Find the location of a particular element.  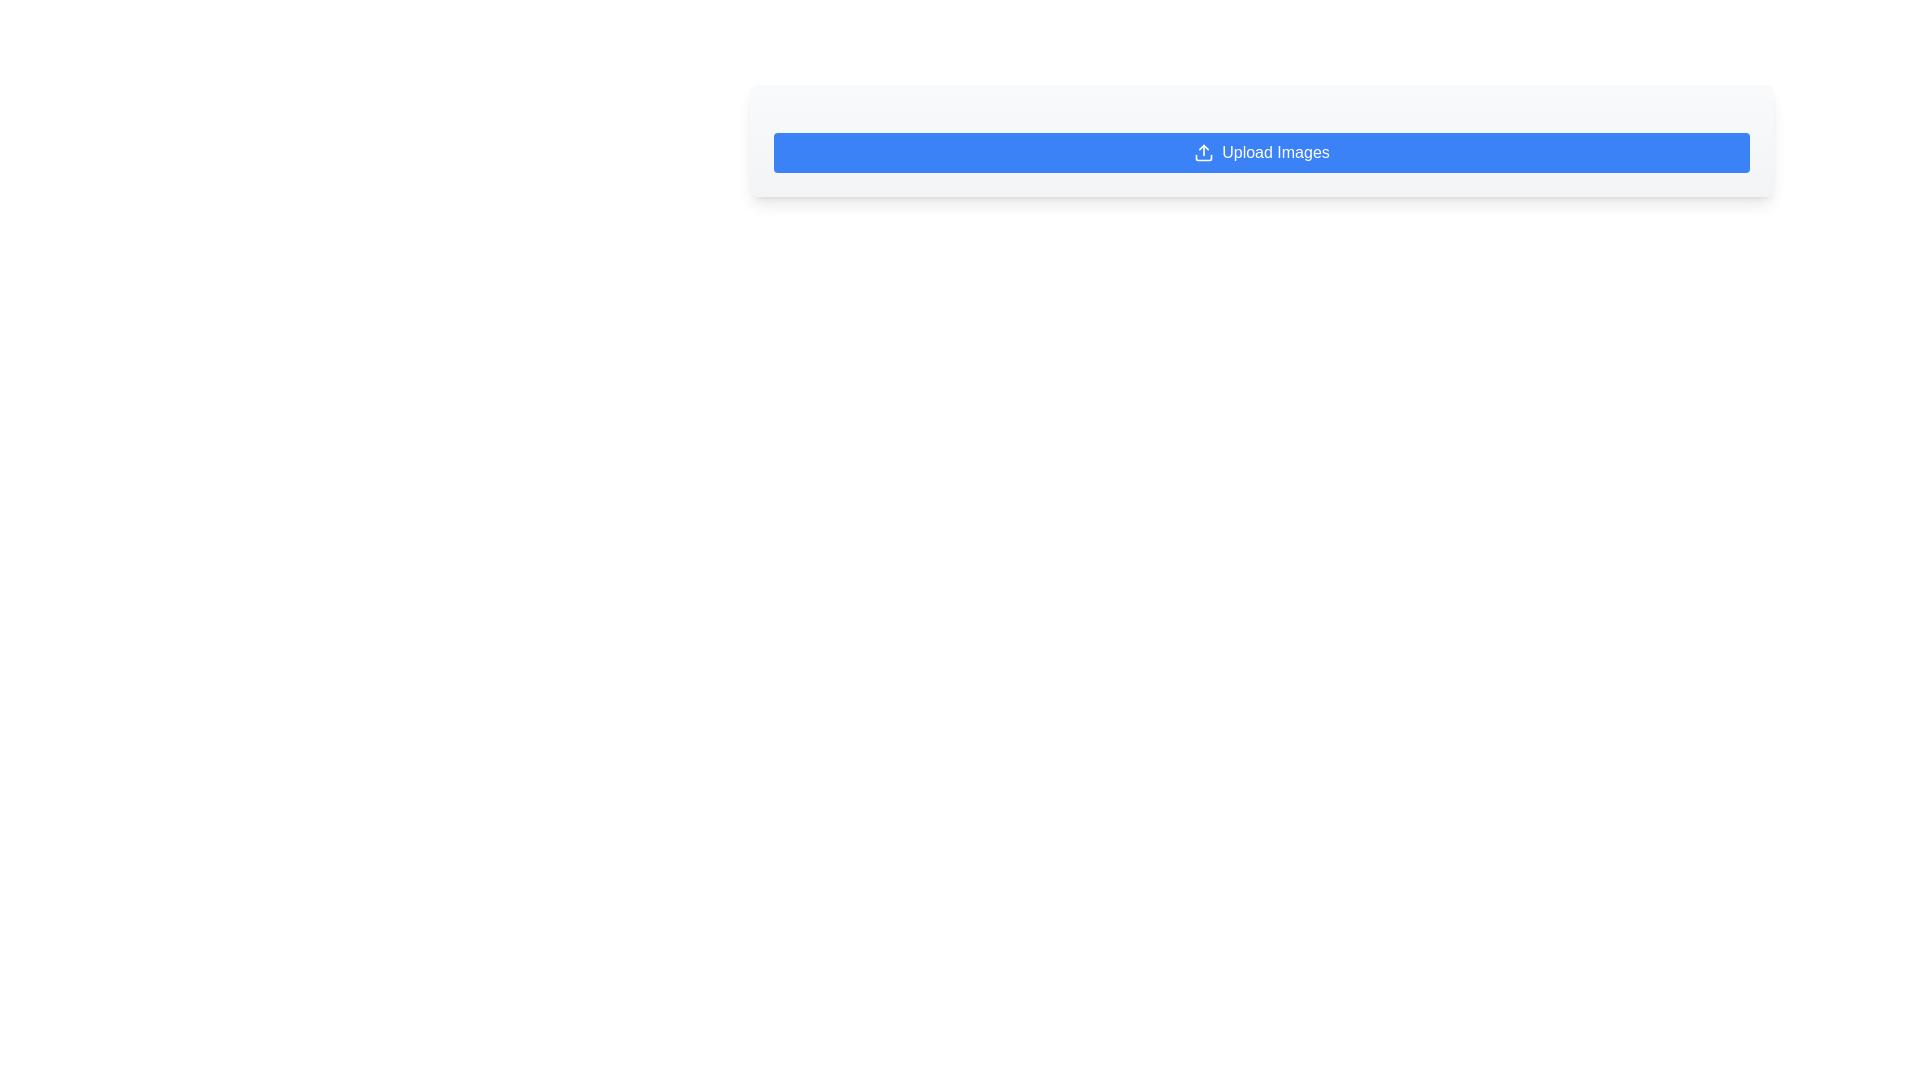

the upload icon located to the left of the 'Upload Images' text within the blue rectangular button is located at coordinates (1203, 152).